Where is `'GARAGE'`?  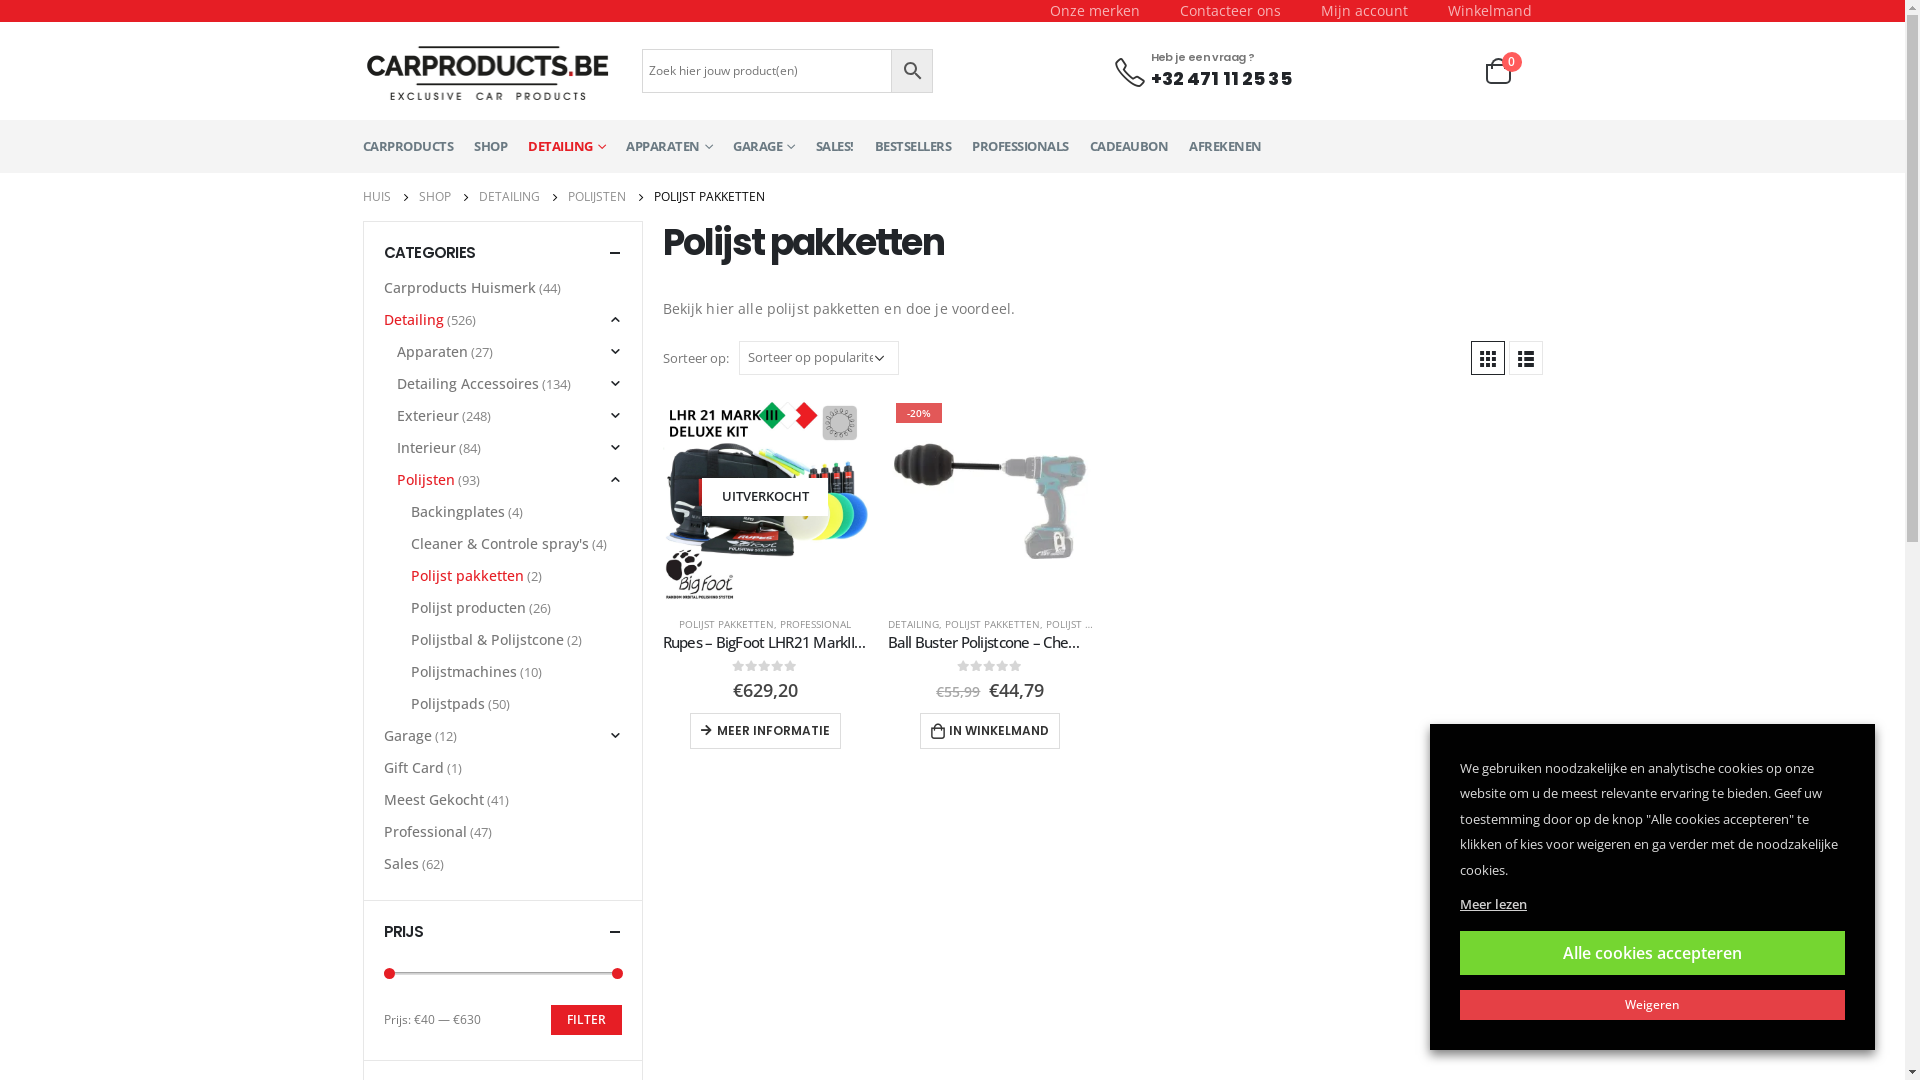
'GARAGE' is located at coordinates (762, 145).